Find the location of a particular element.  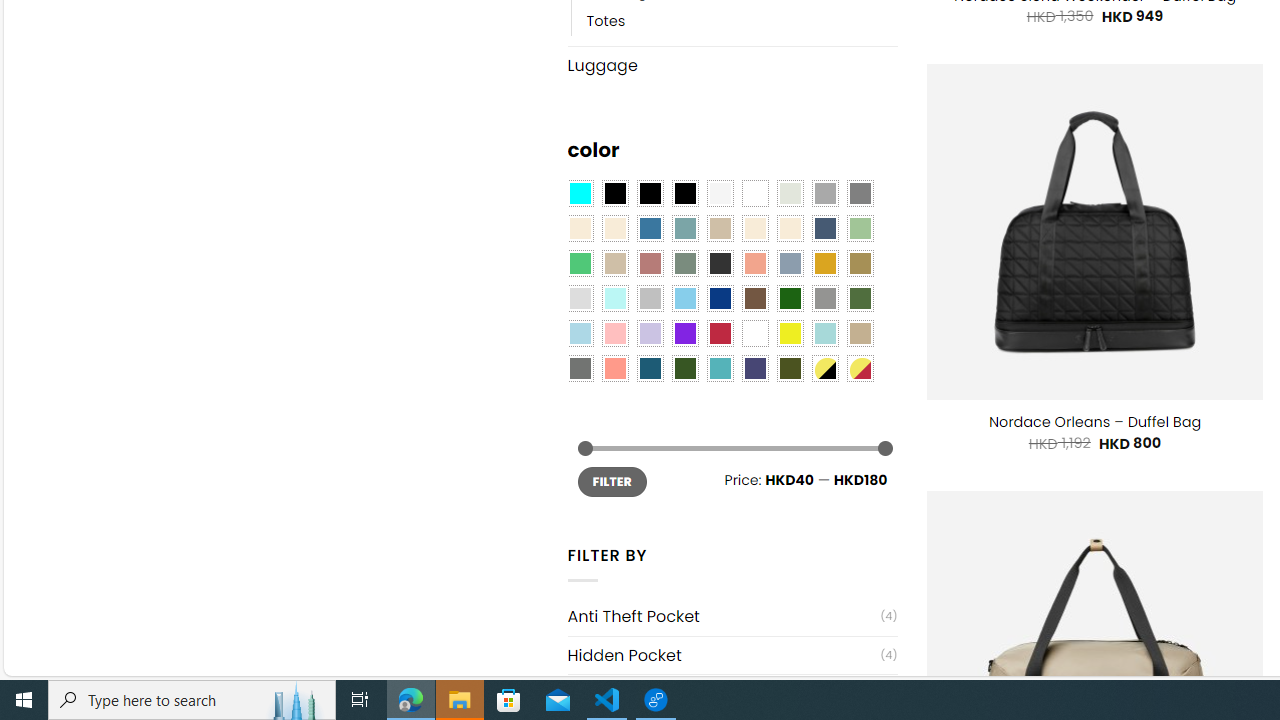

'Dusty Blue' is located at coordinates (788, 263).